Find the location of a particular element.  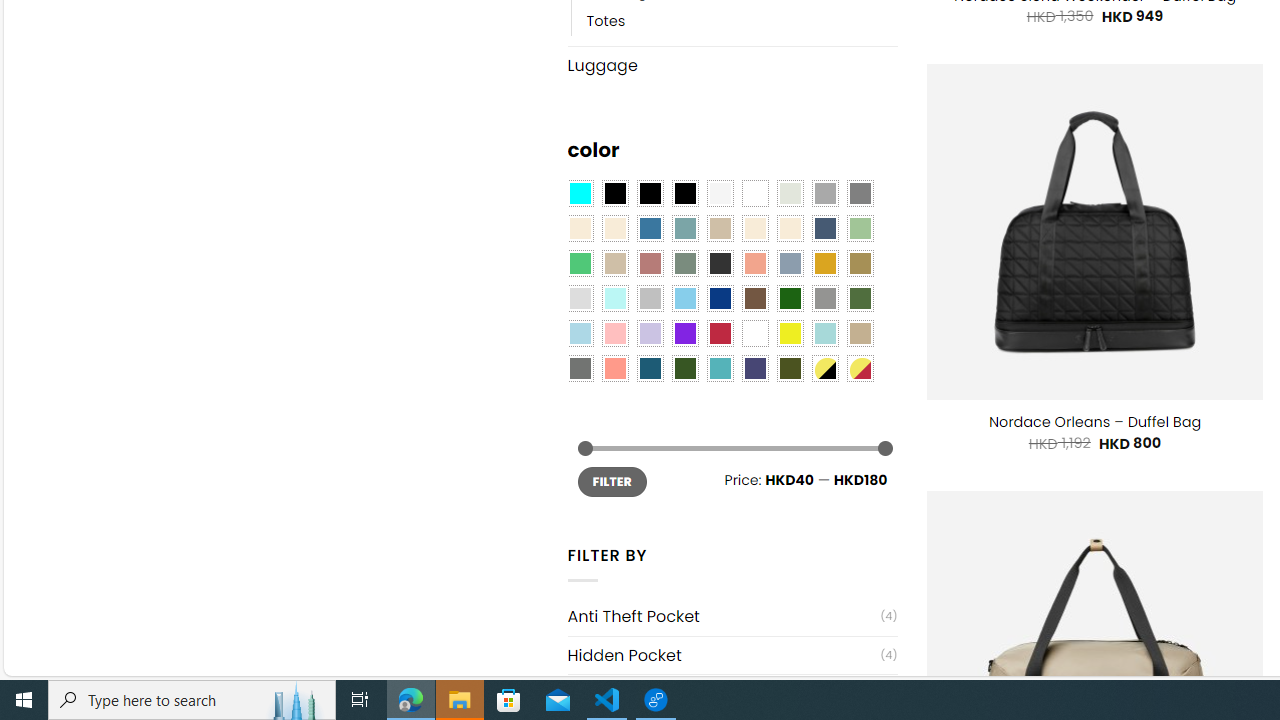

'Dusty Blue' is located at coordinates (788, 263).